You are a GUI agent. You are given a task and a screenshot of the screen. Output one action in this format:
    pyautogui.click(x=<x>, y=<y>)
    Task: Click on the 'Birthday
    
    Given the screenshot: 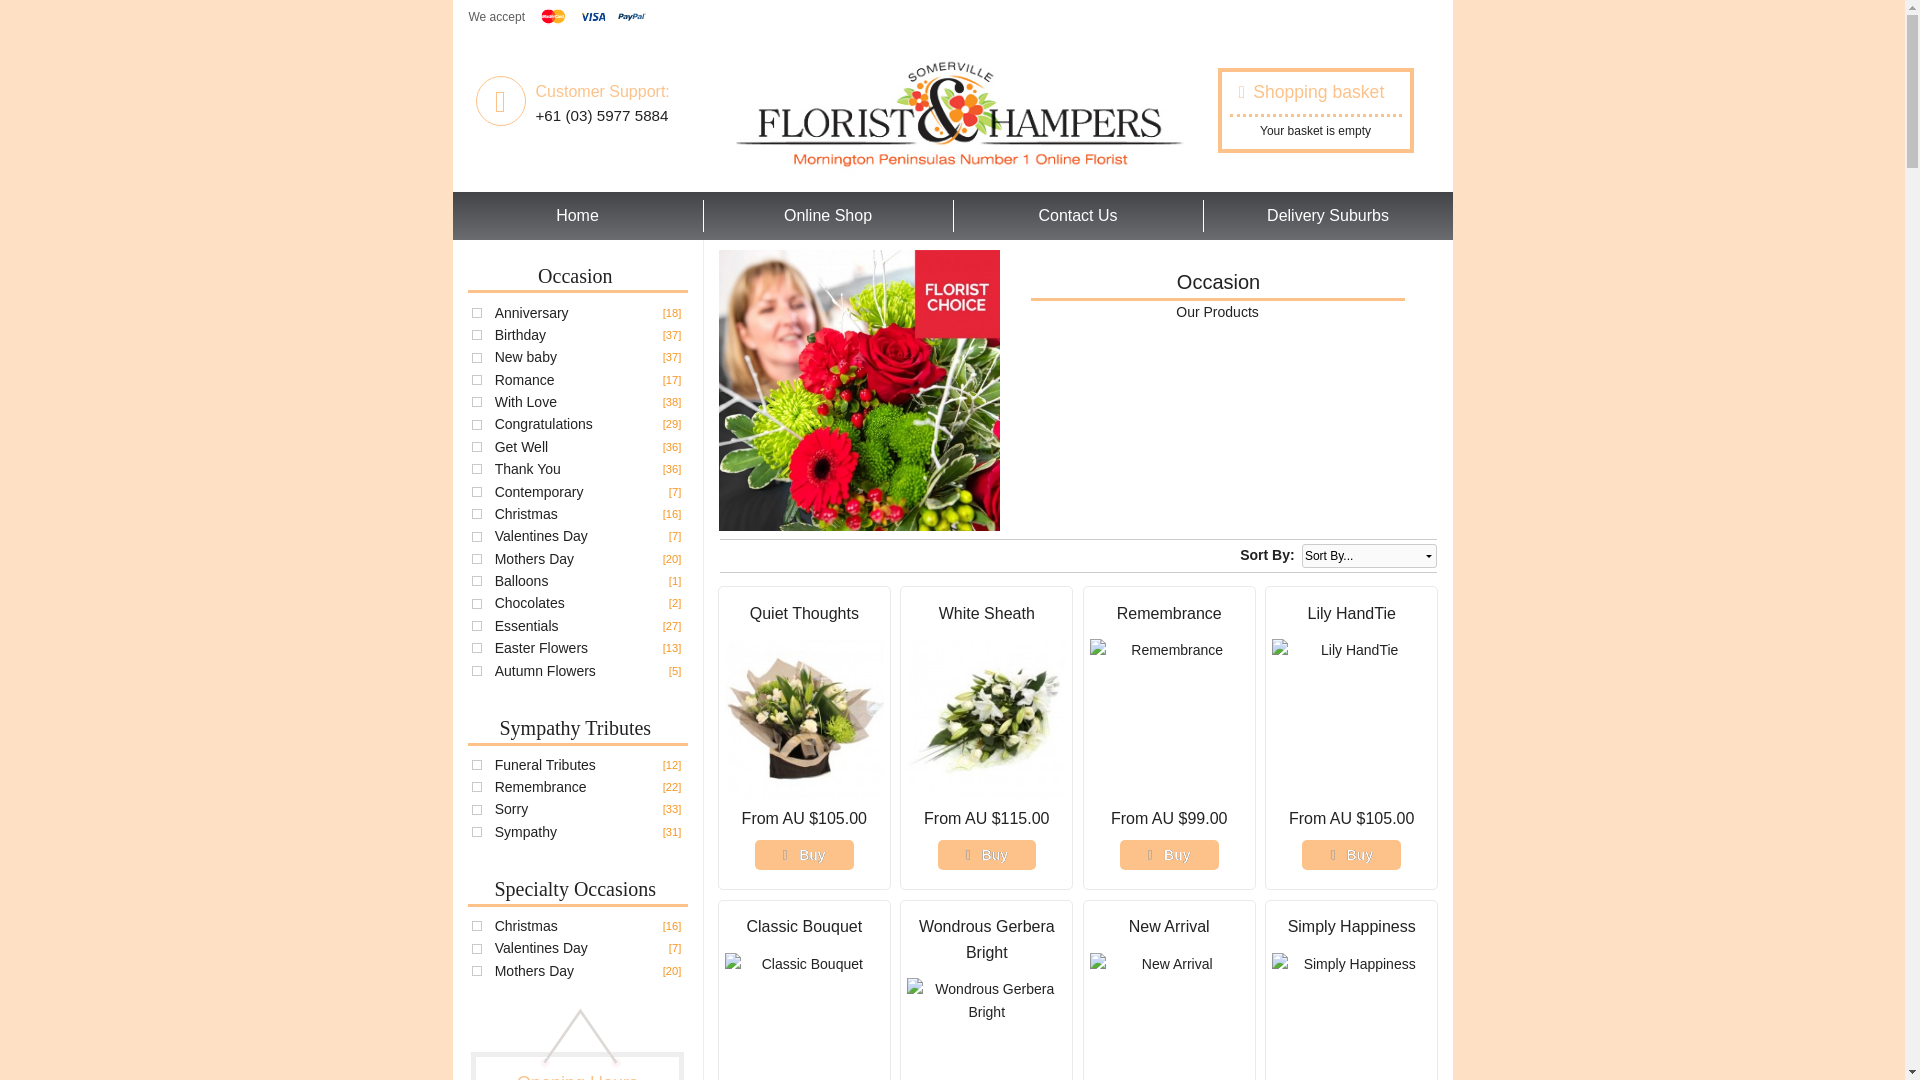 What is the action you would take?
    pyautogui.click(x=520, y=334)
    